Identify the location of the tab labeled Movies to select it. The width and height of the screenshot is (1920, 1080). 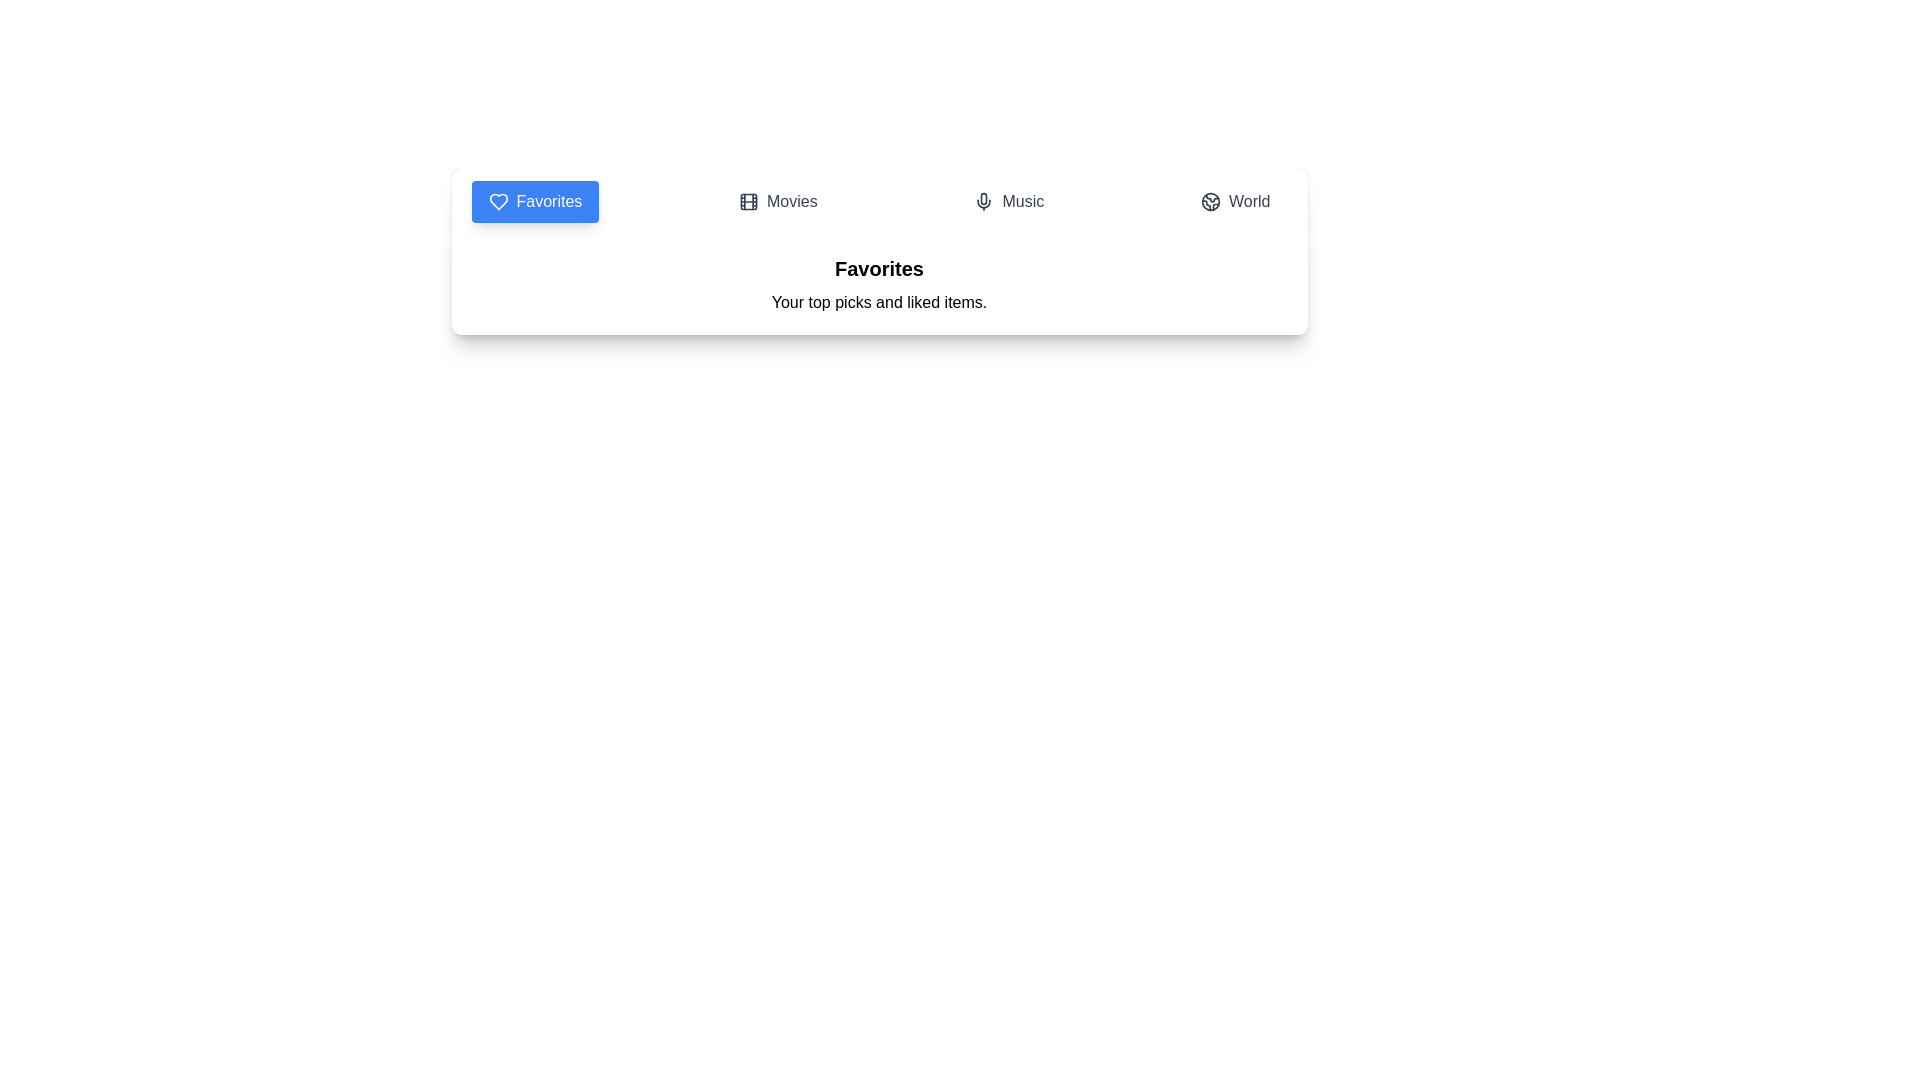
(777, 201).